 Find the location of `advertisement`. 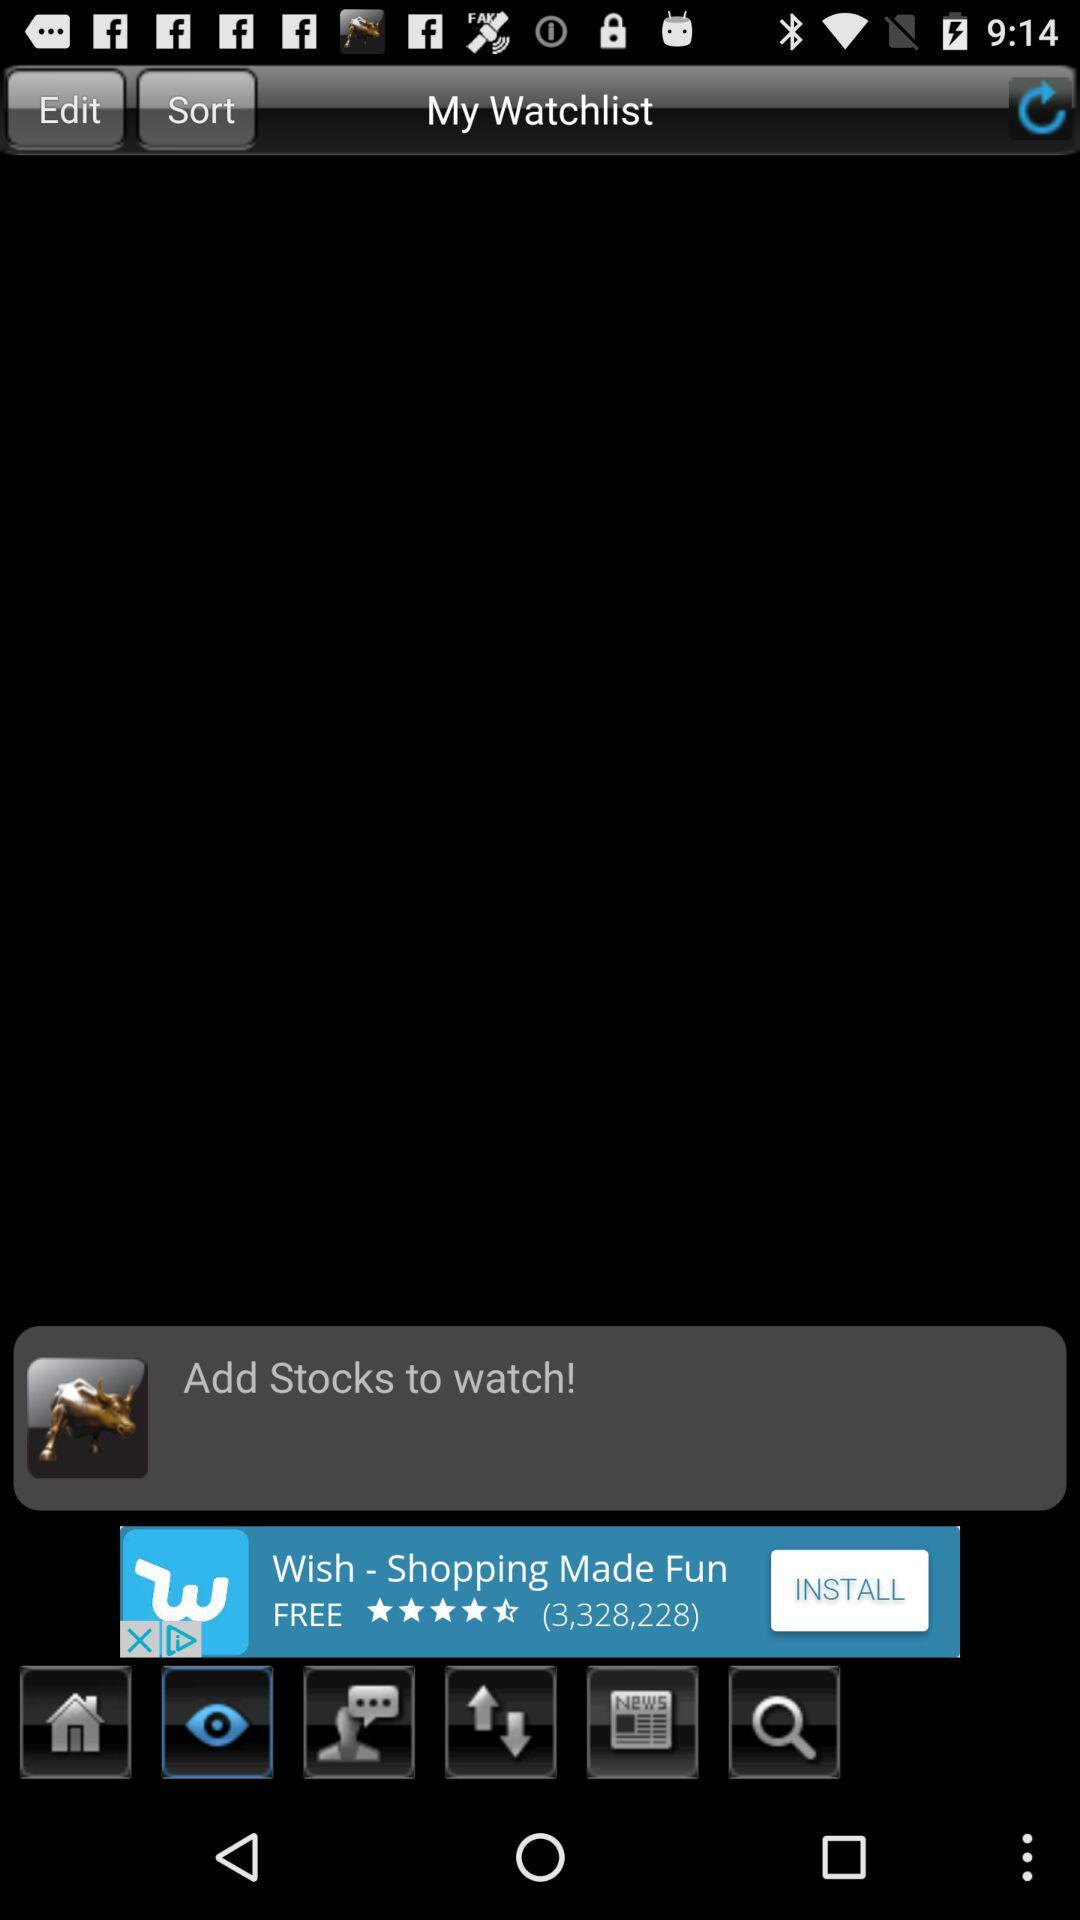

advertisement is located at coordinates (540, 1590).